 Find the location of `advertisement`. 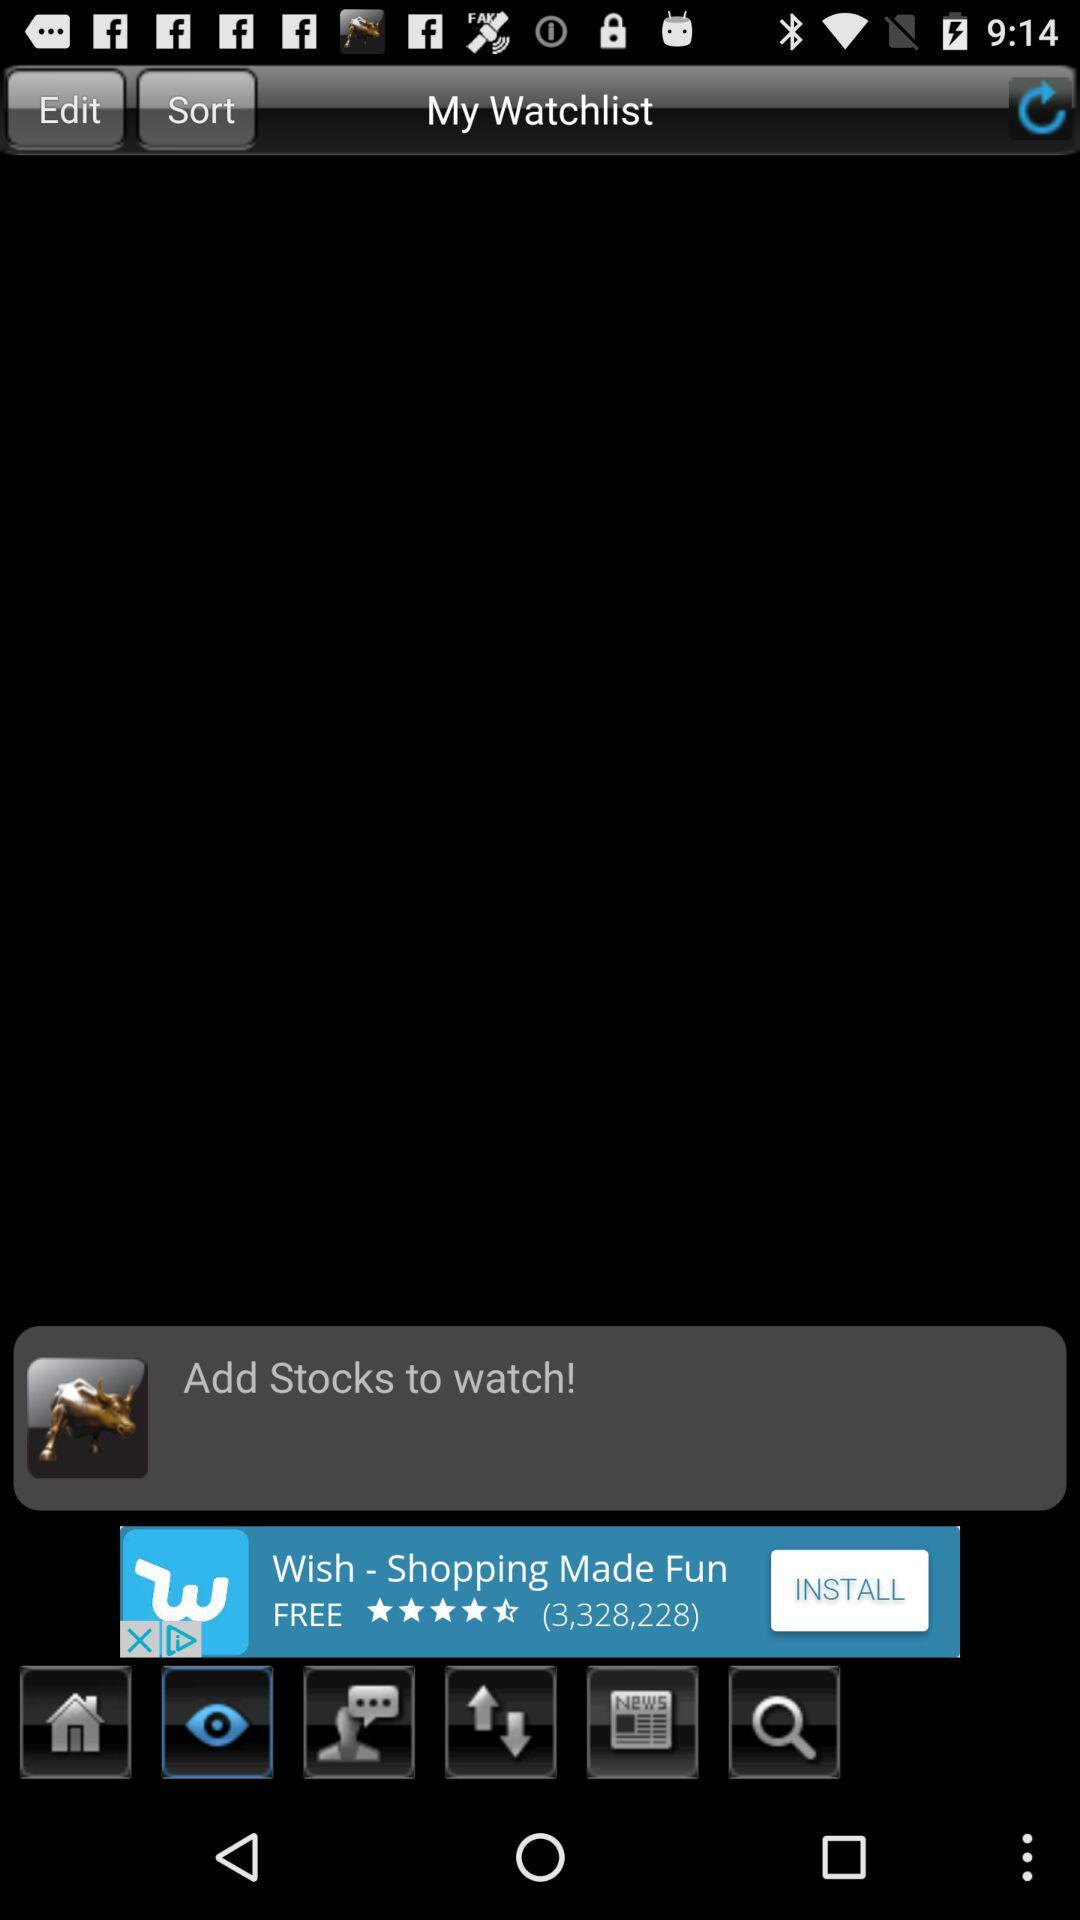

advertisement is located at coordinates (540, 1590).